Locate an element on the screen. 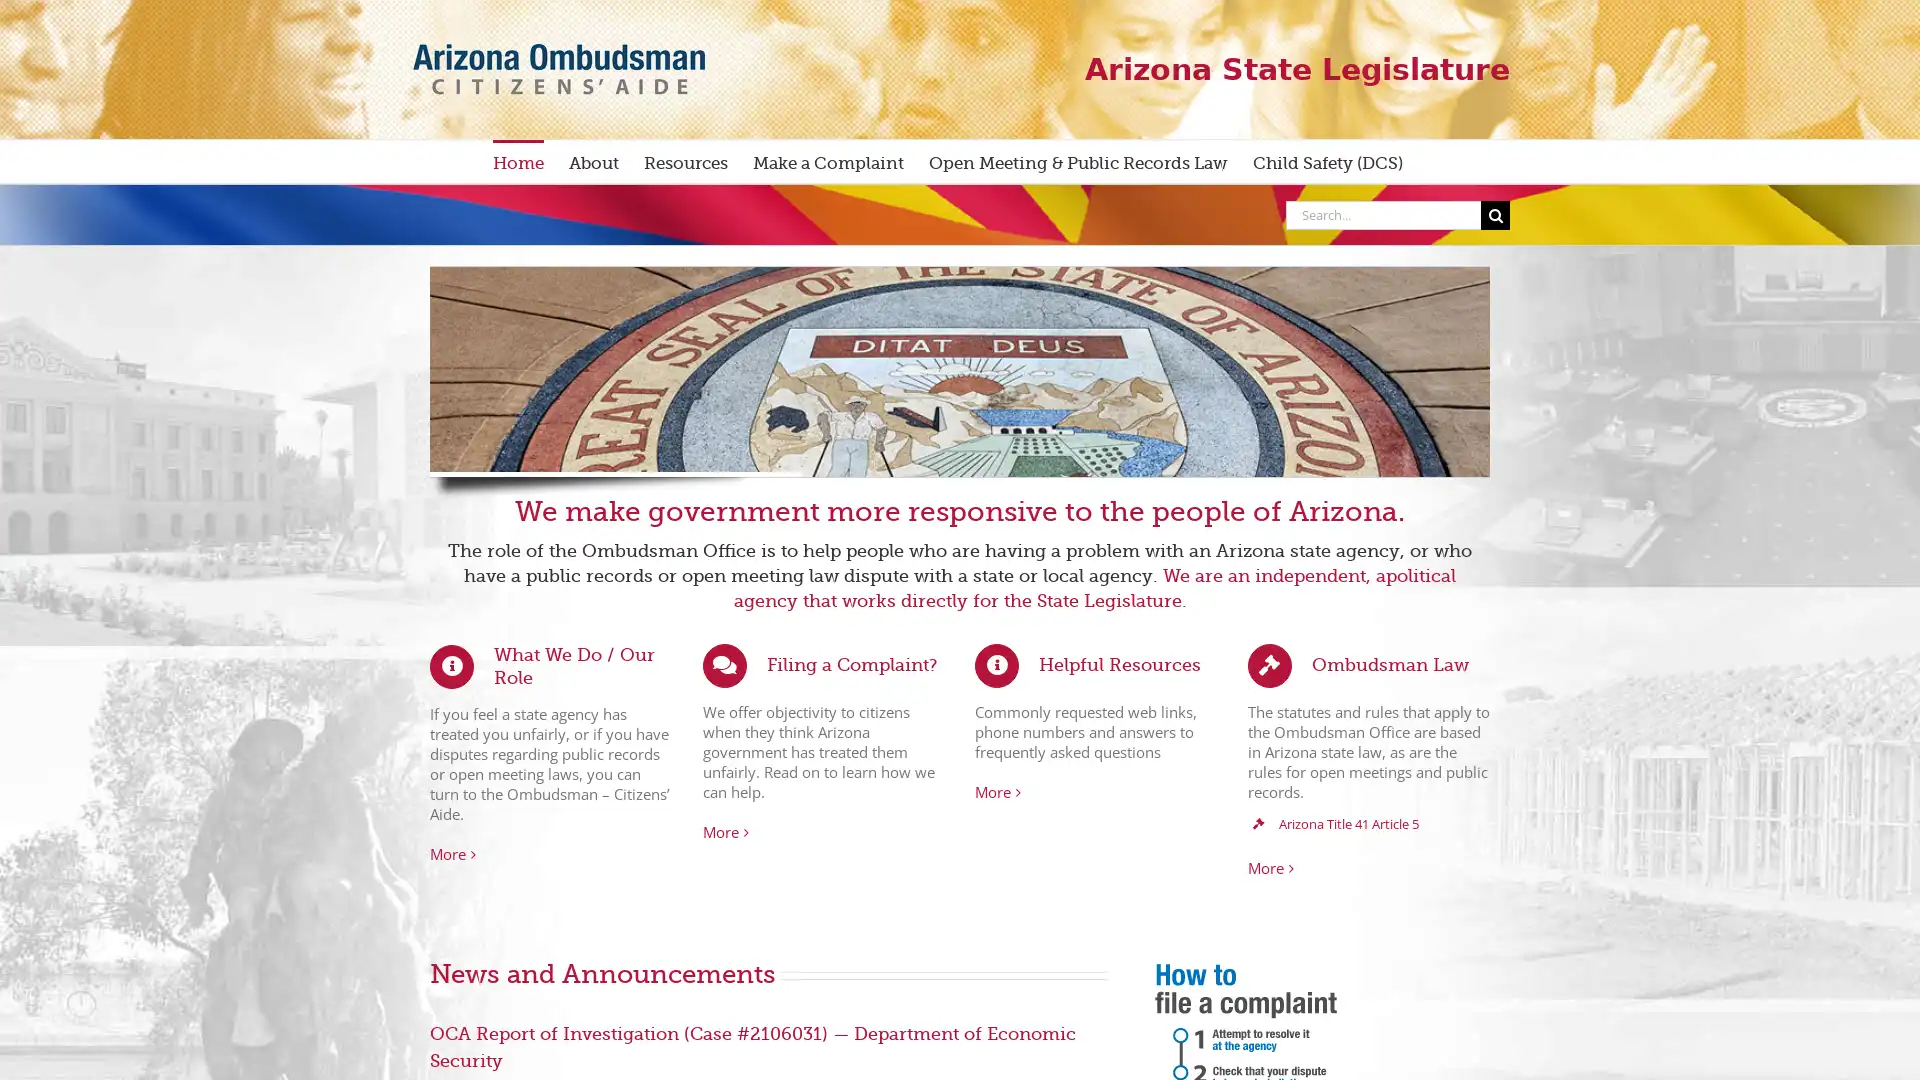  Search is located at coordinates (1495, 214).